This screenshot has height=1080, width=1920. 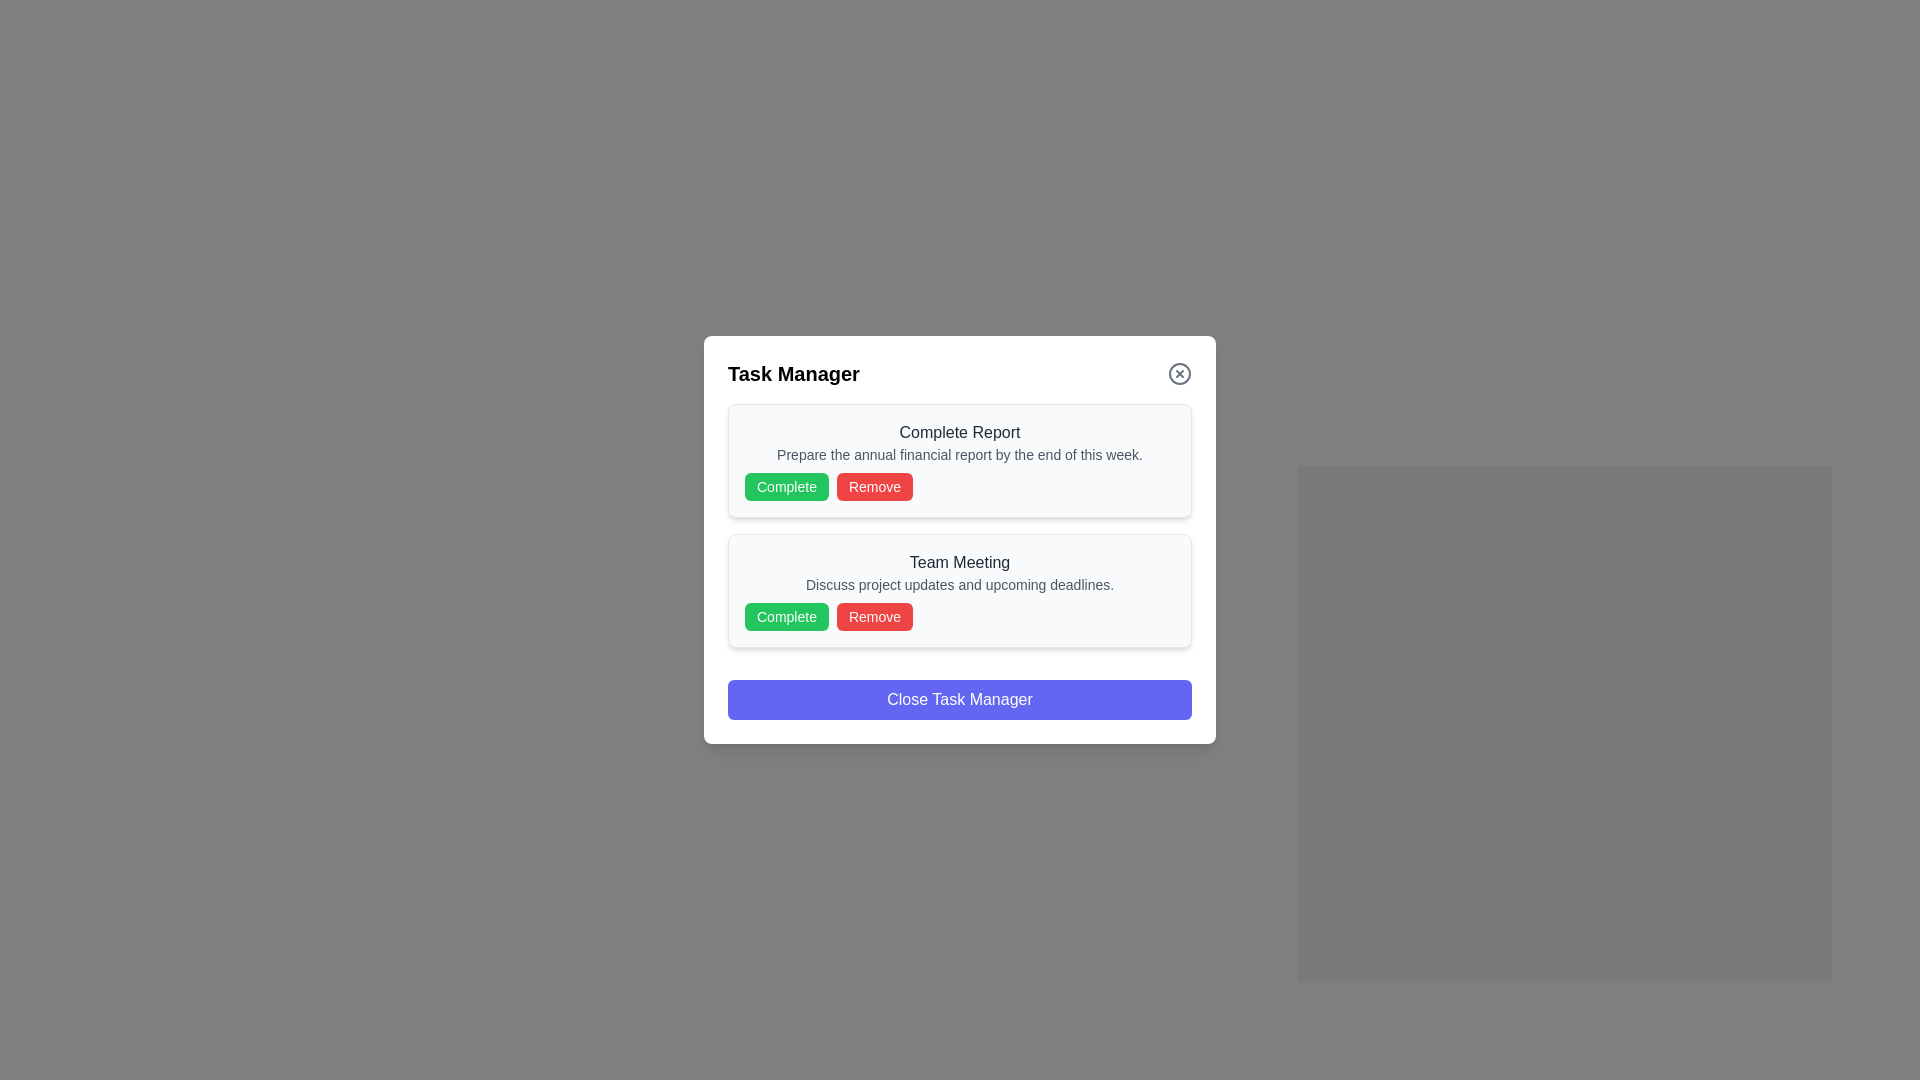 What do you see at coordinates (960, 455) in the screenshot?
I see `the text label reading 'Prepare the annual financial report by the end of this week.' which is positioned below the title 'Complete Report' and above the buttons labeled 'Complete' and 'Remove'` at bounding box center [960, 455].